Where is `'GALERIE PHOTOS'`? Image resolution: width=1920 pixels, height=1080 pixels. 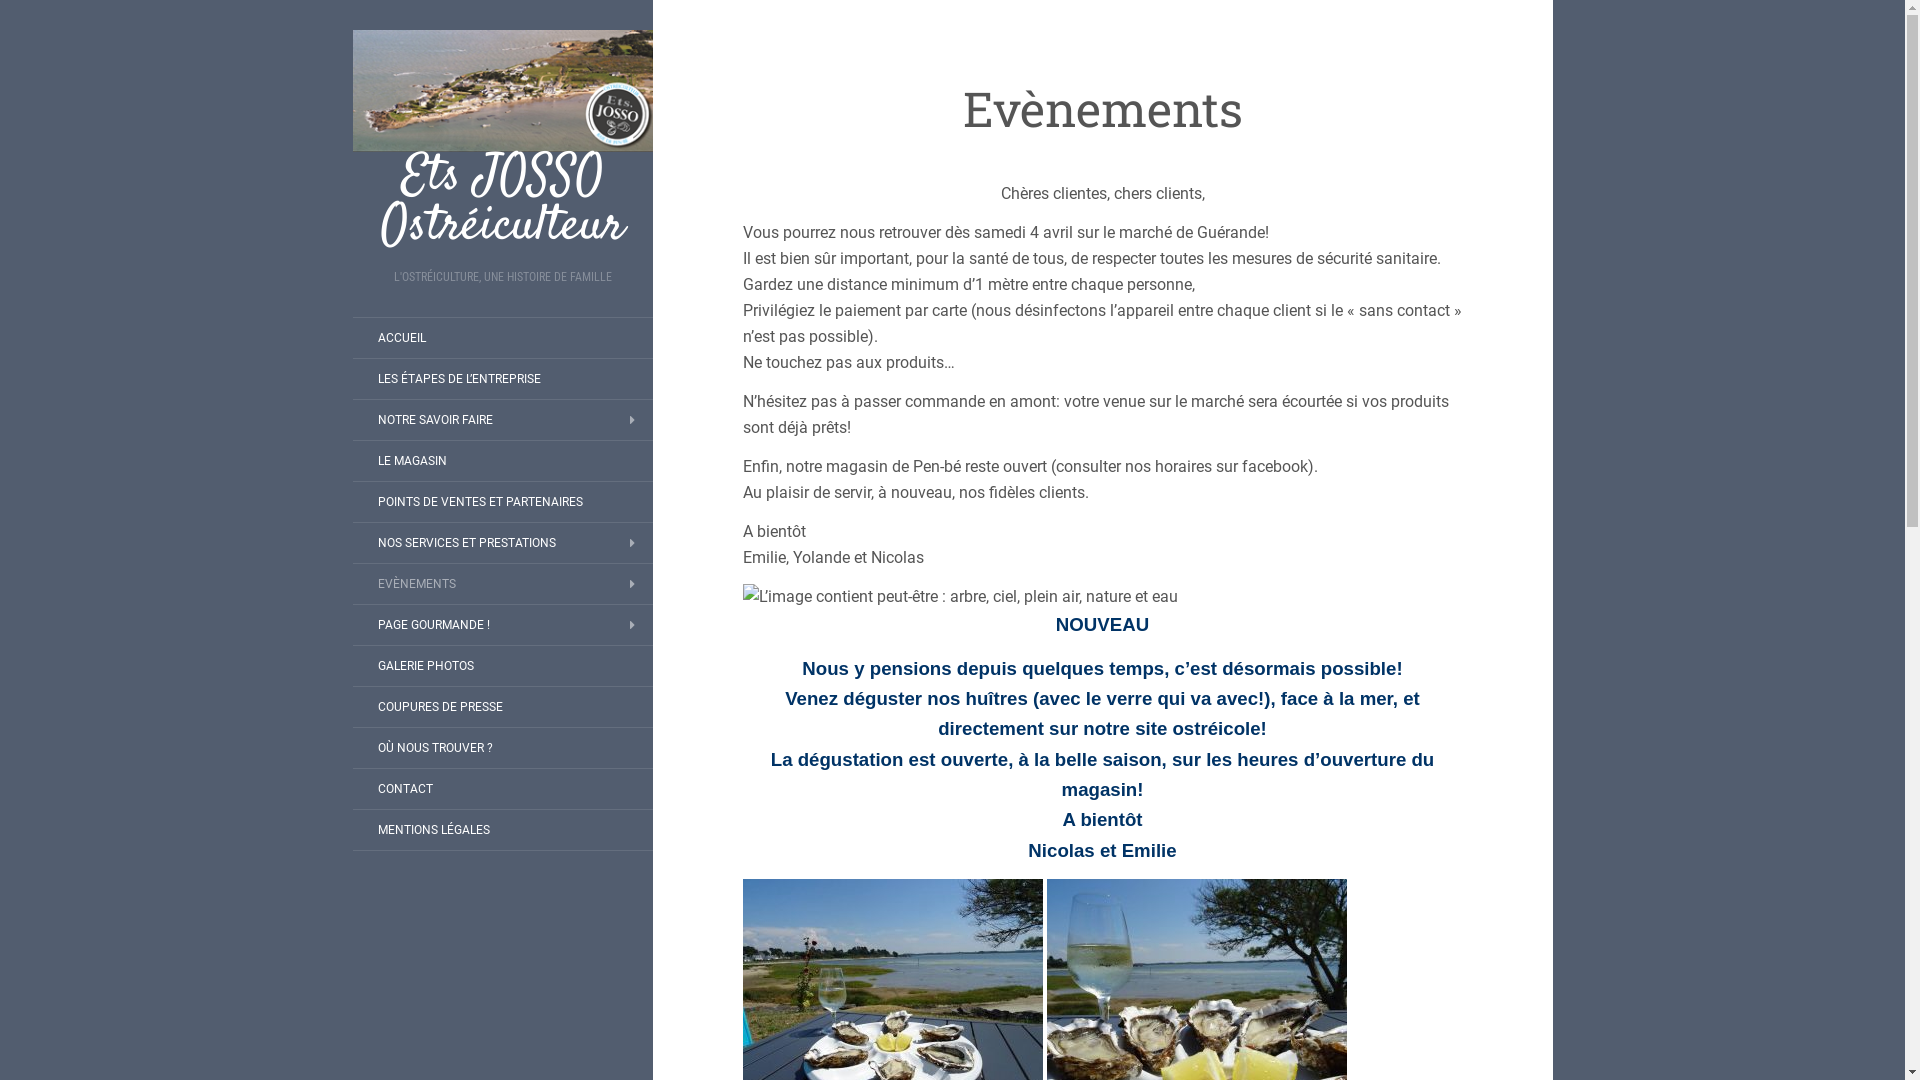
'GALERIE PHOTOS' is located at coordinates (351, 666).